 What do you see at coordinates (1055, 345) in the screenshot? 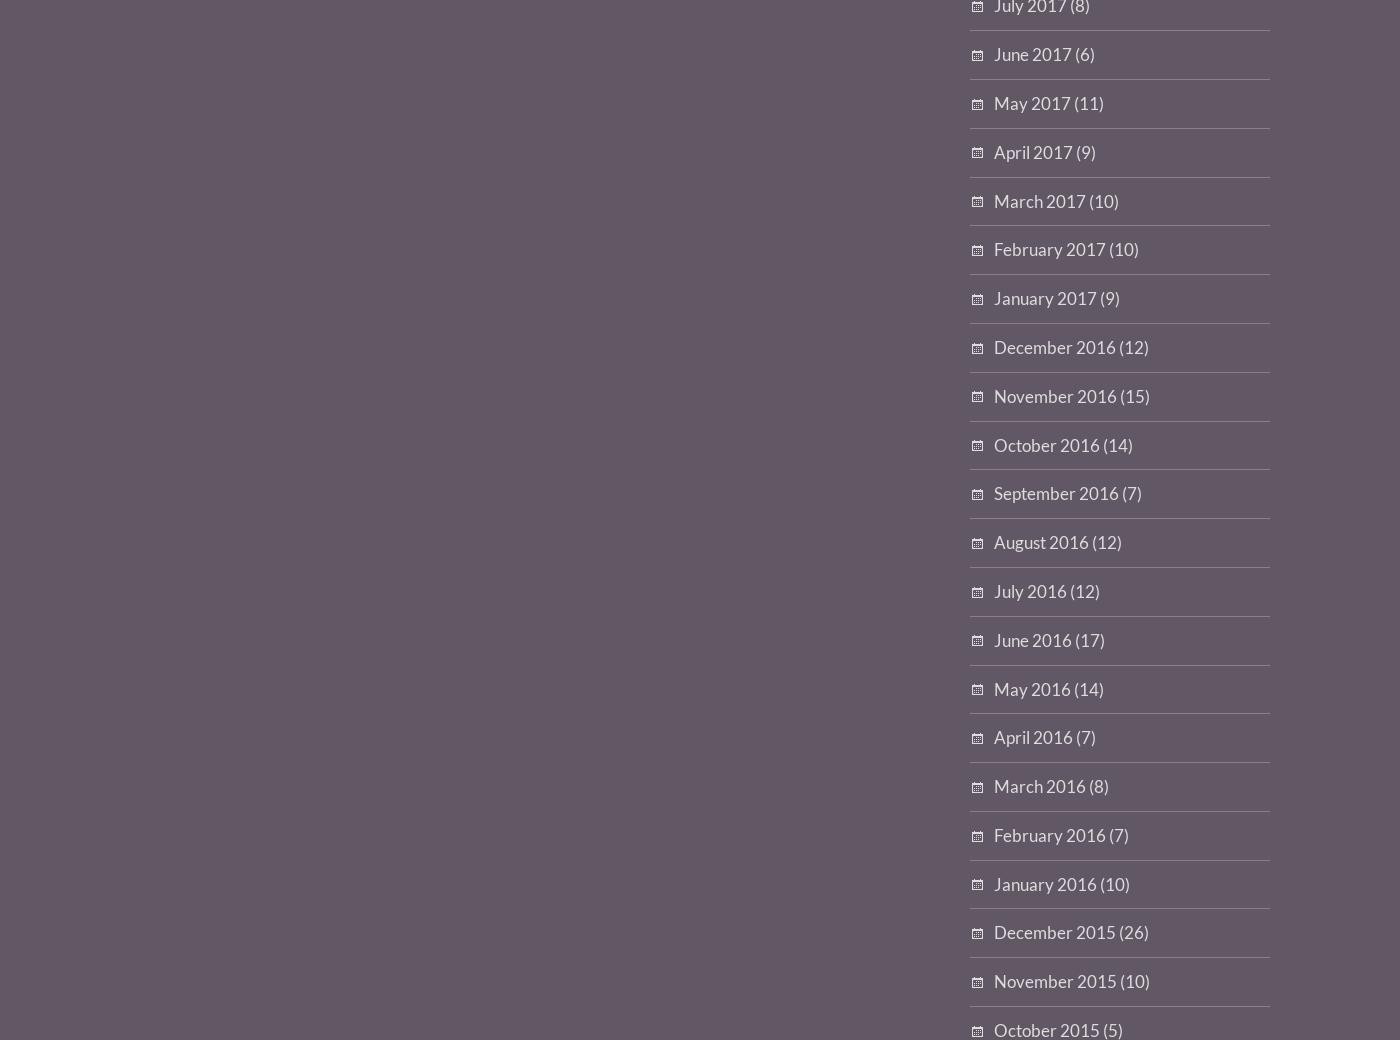
I see `'December 2016'` at bounding box center [1055, 345].